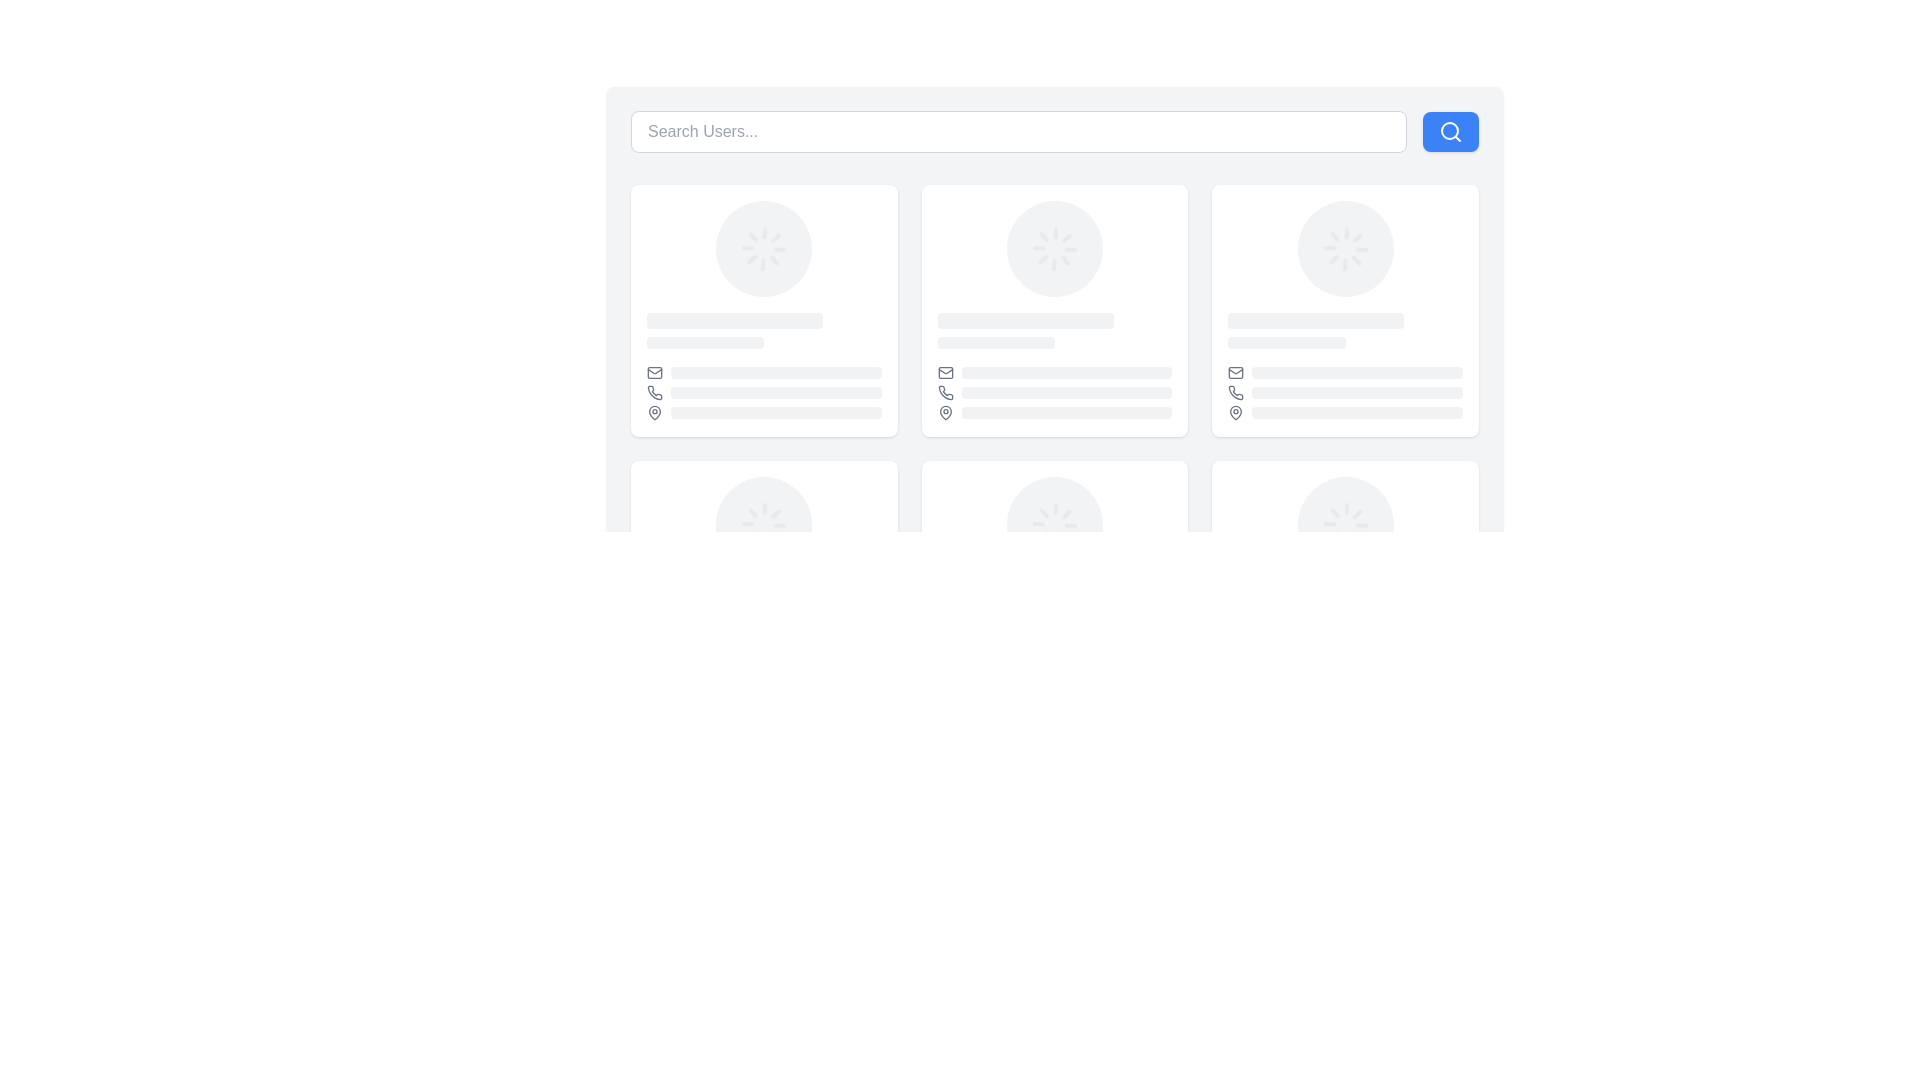 The width and height of the screenshot is (1920, 1080). I want to click on the phone contact icon located in the upper-right quadrant of the card layout, so click(1235, 393).